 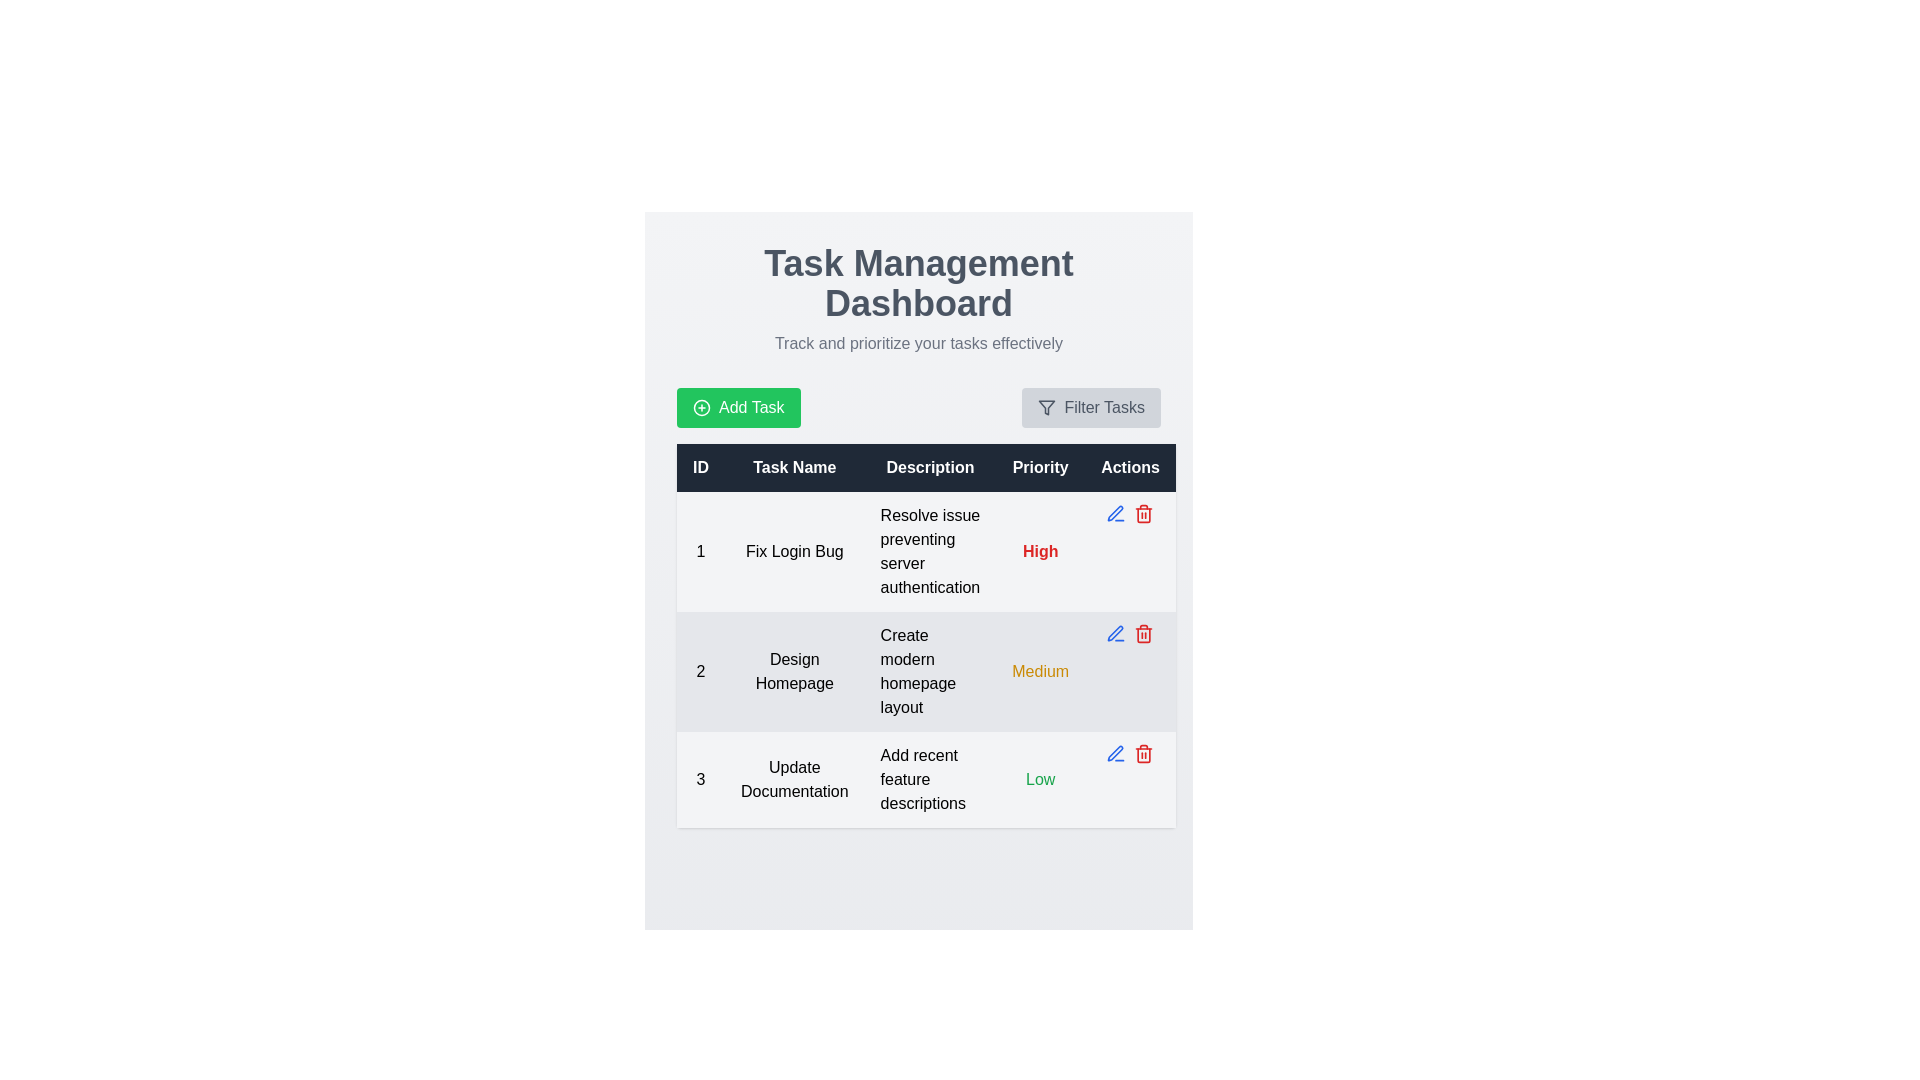 I want to click on the Static Text Header labeled 'Actions' in the table, which is the fifth header cell located to the right of the 'Priority' header, so click(x=1130, y=467).